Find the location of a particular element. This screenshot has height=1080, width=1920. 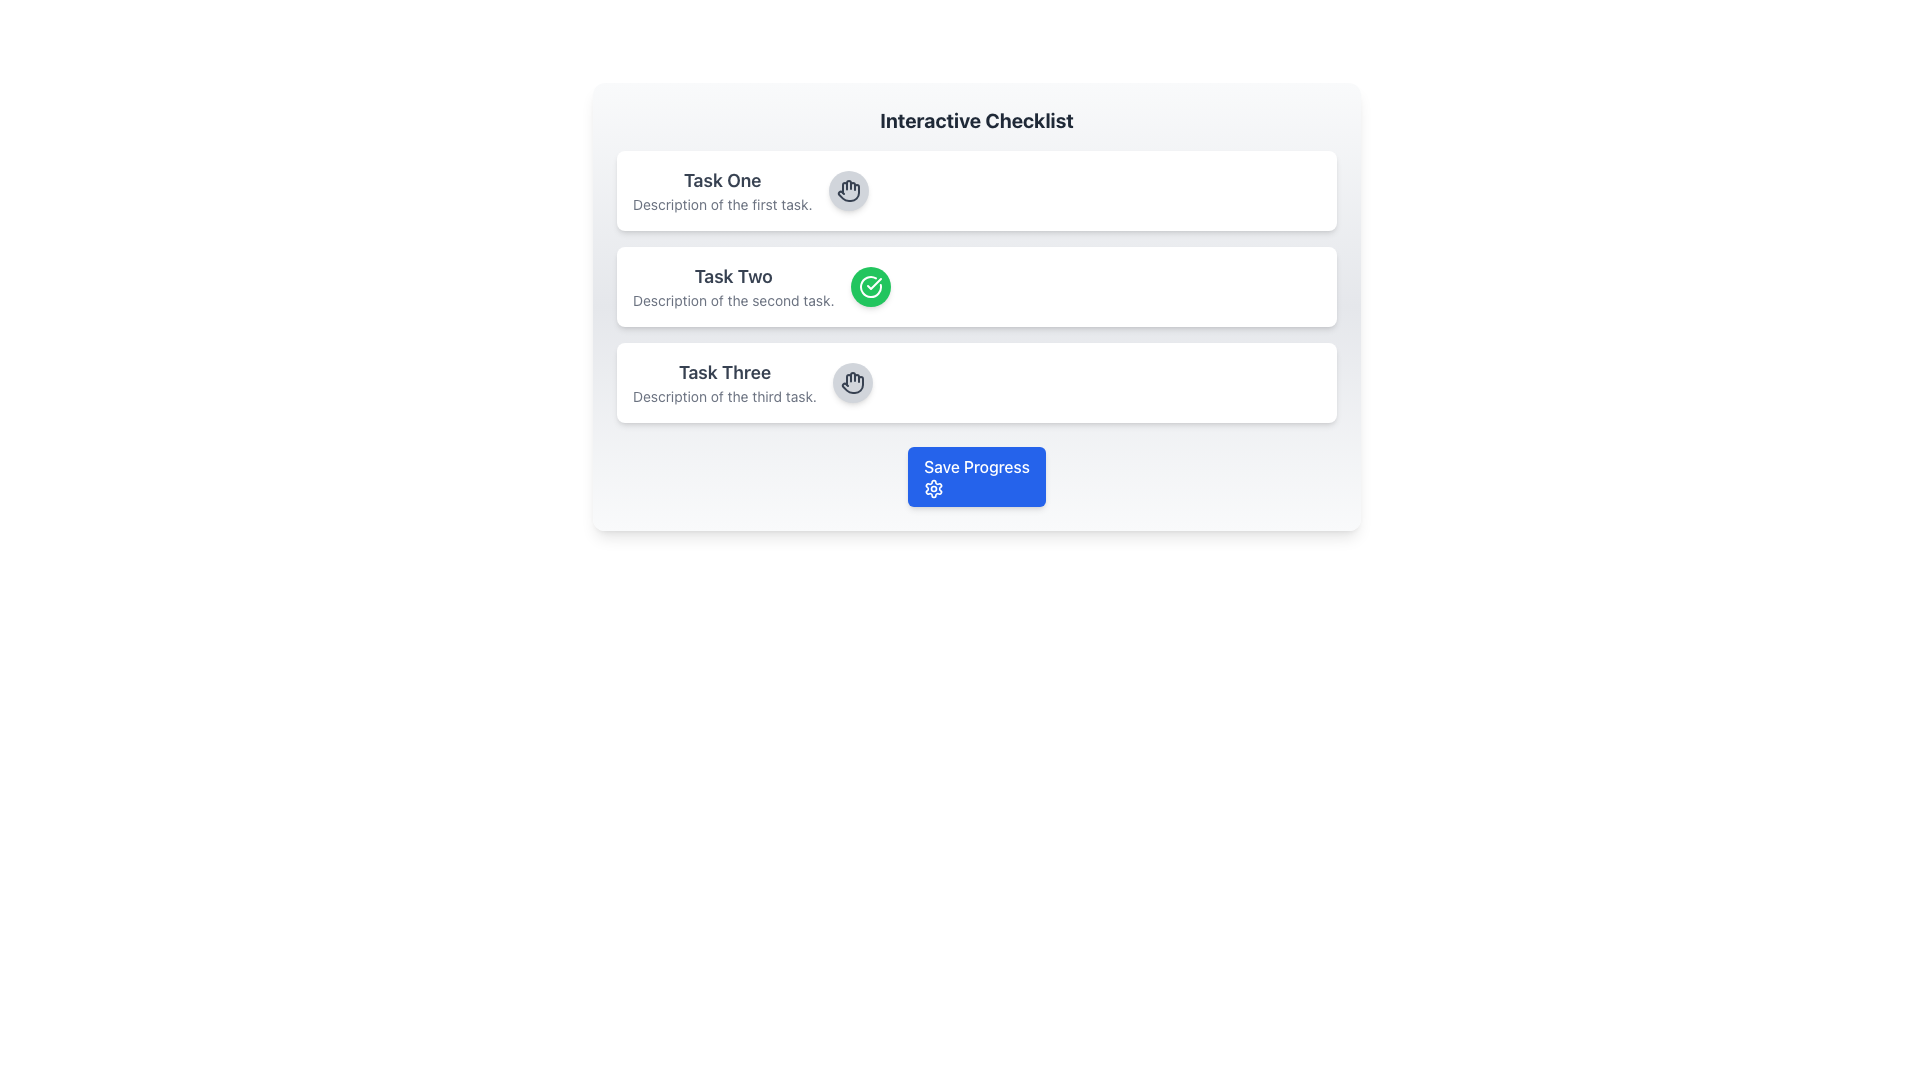

the header text 'Task Two' which is styled with a bold, larger font in dark gray color, prominently positioned in the central panel of the interactive checklist interface is located at coordinates (732, 277).